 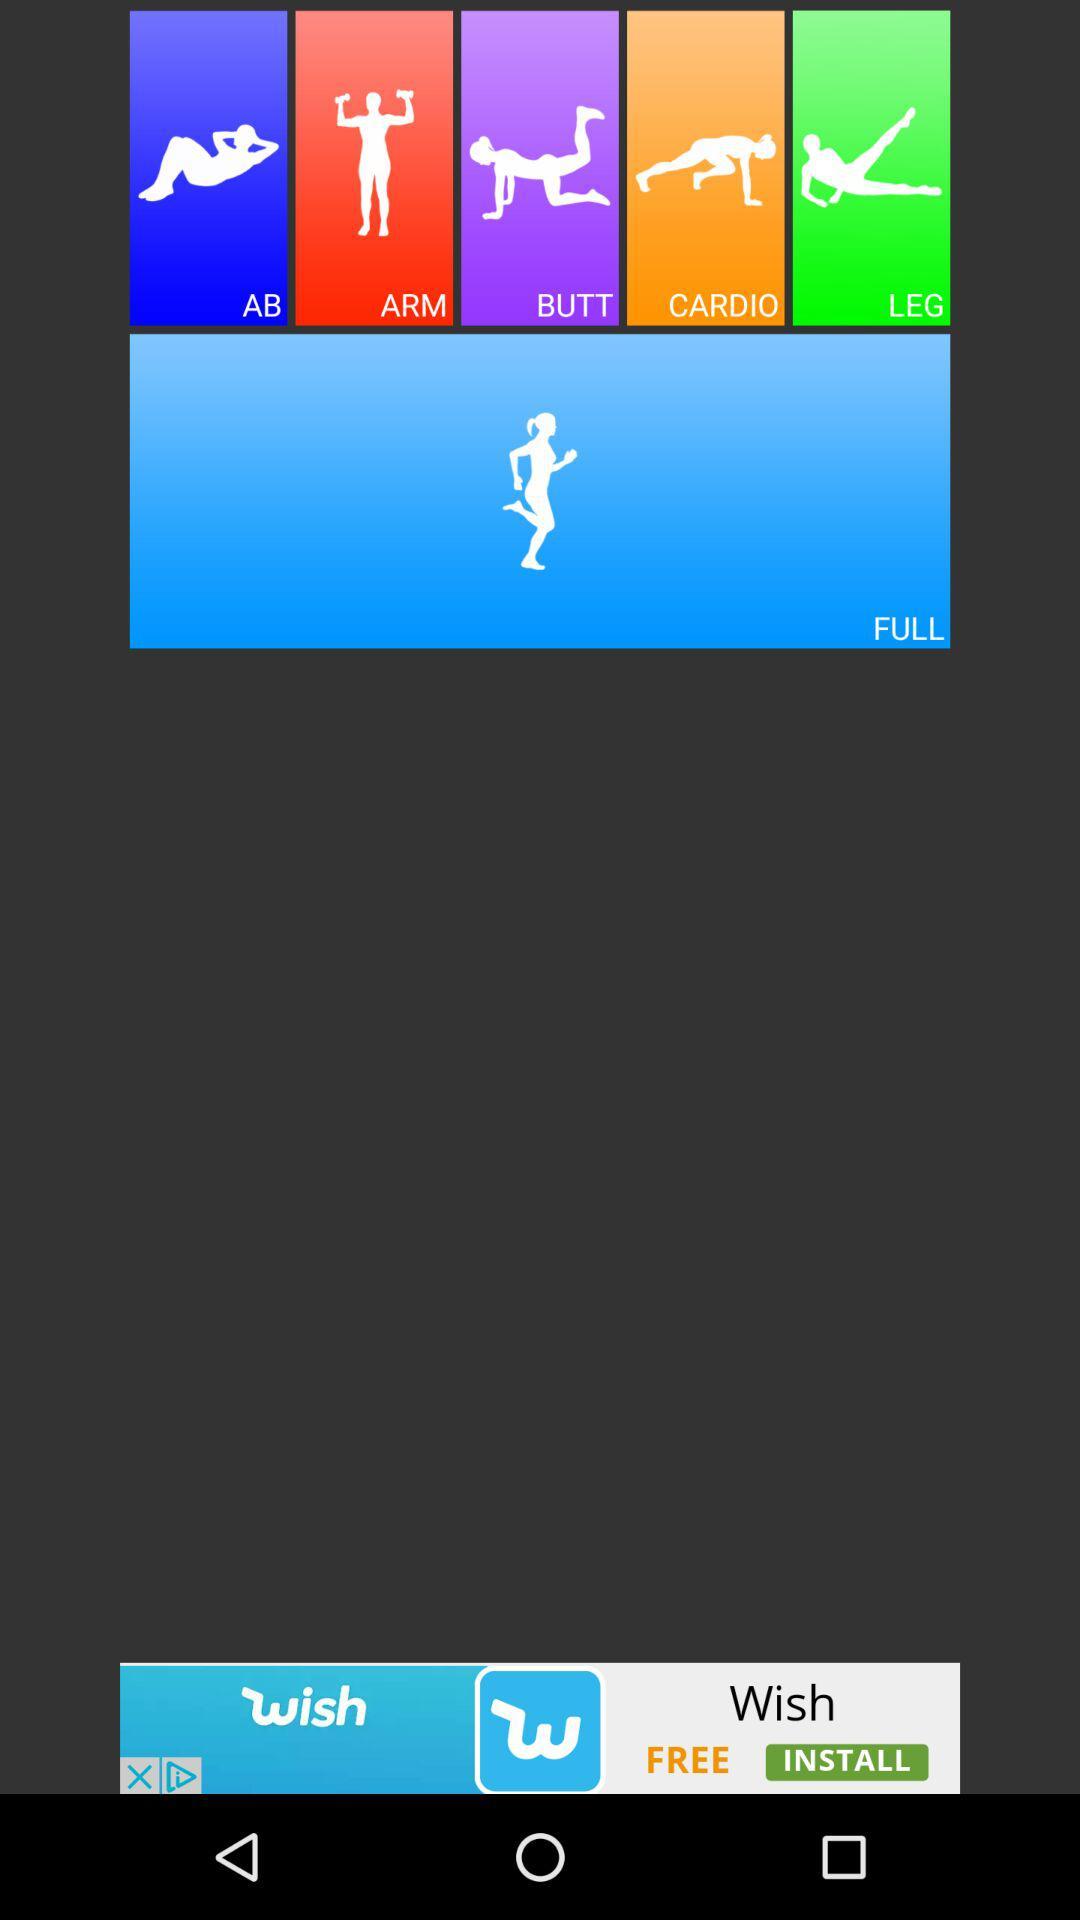 What do you see at coordinates (374, 168) in the screenshot?
I see `arm workouts` at bounding box center [374, 168].